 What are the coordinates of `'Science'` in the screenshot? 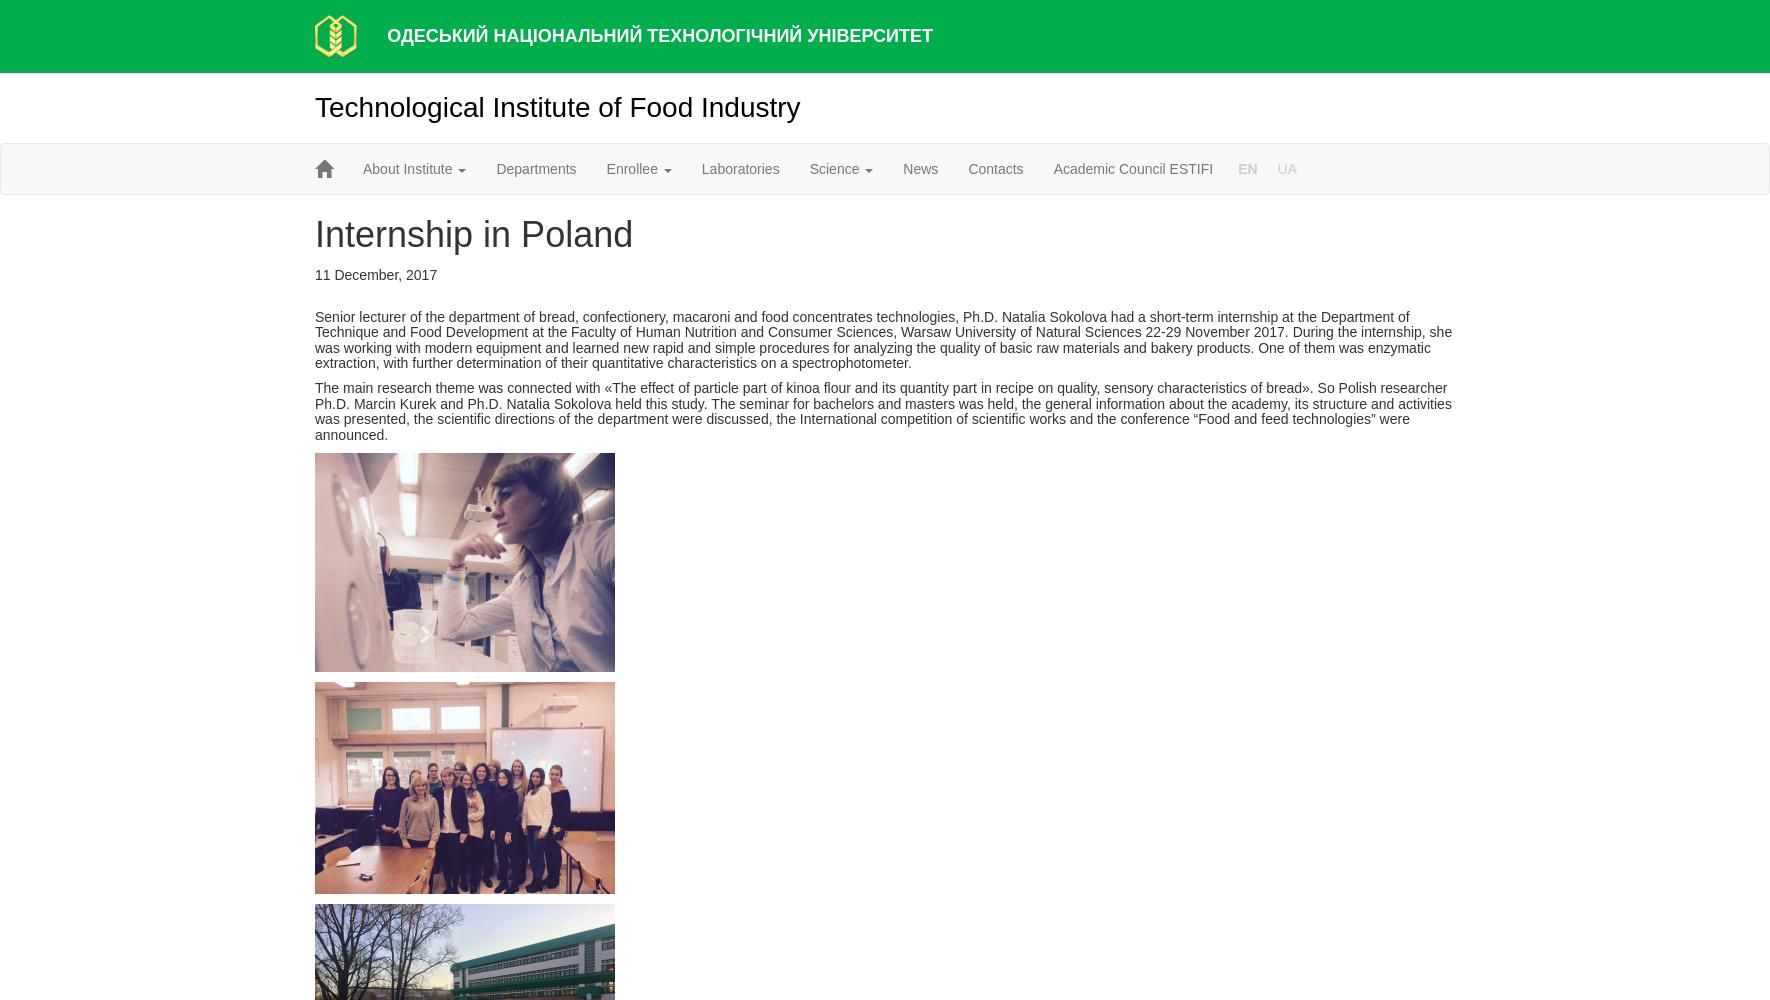 It's located at (835, 169).